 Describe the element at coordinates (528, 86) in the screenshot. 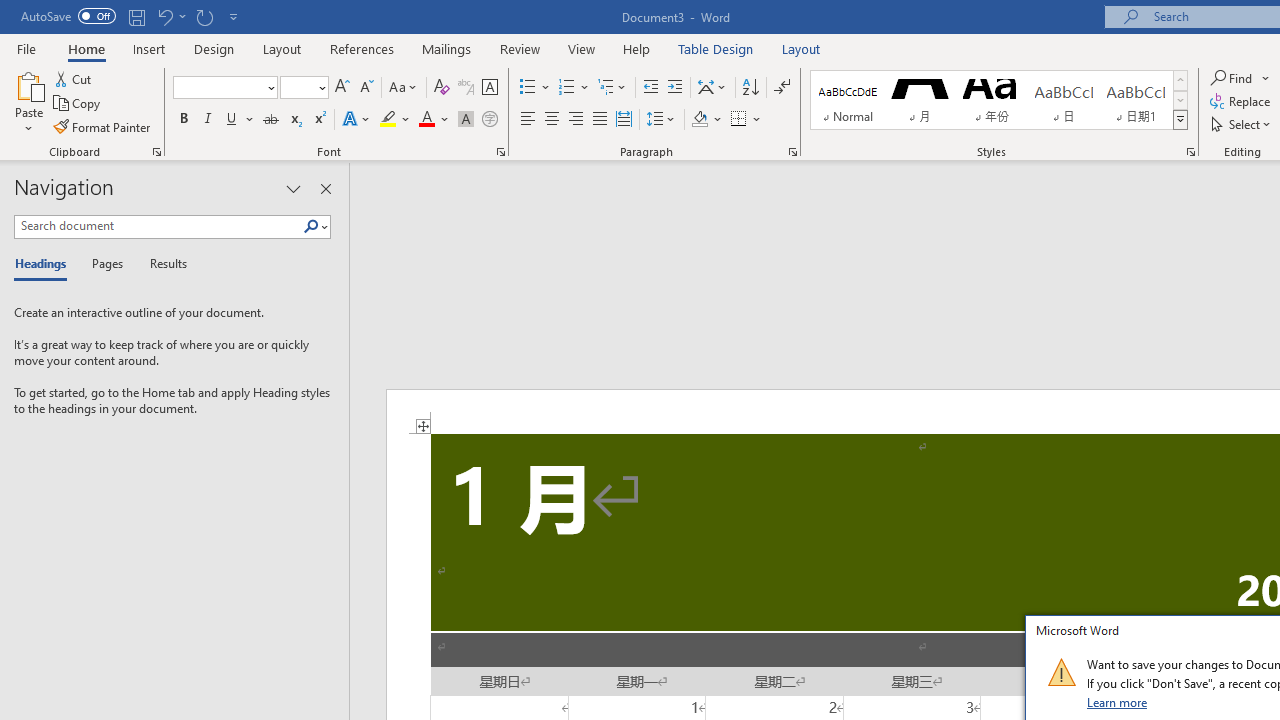

I see `'Bullets'` at that location.